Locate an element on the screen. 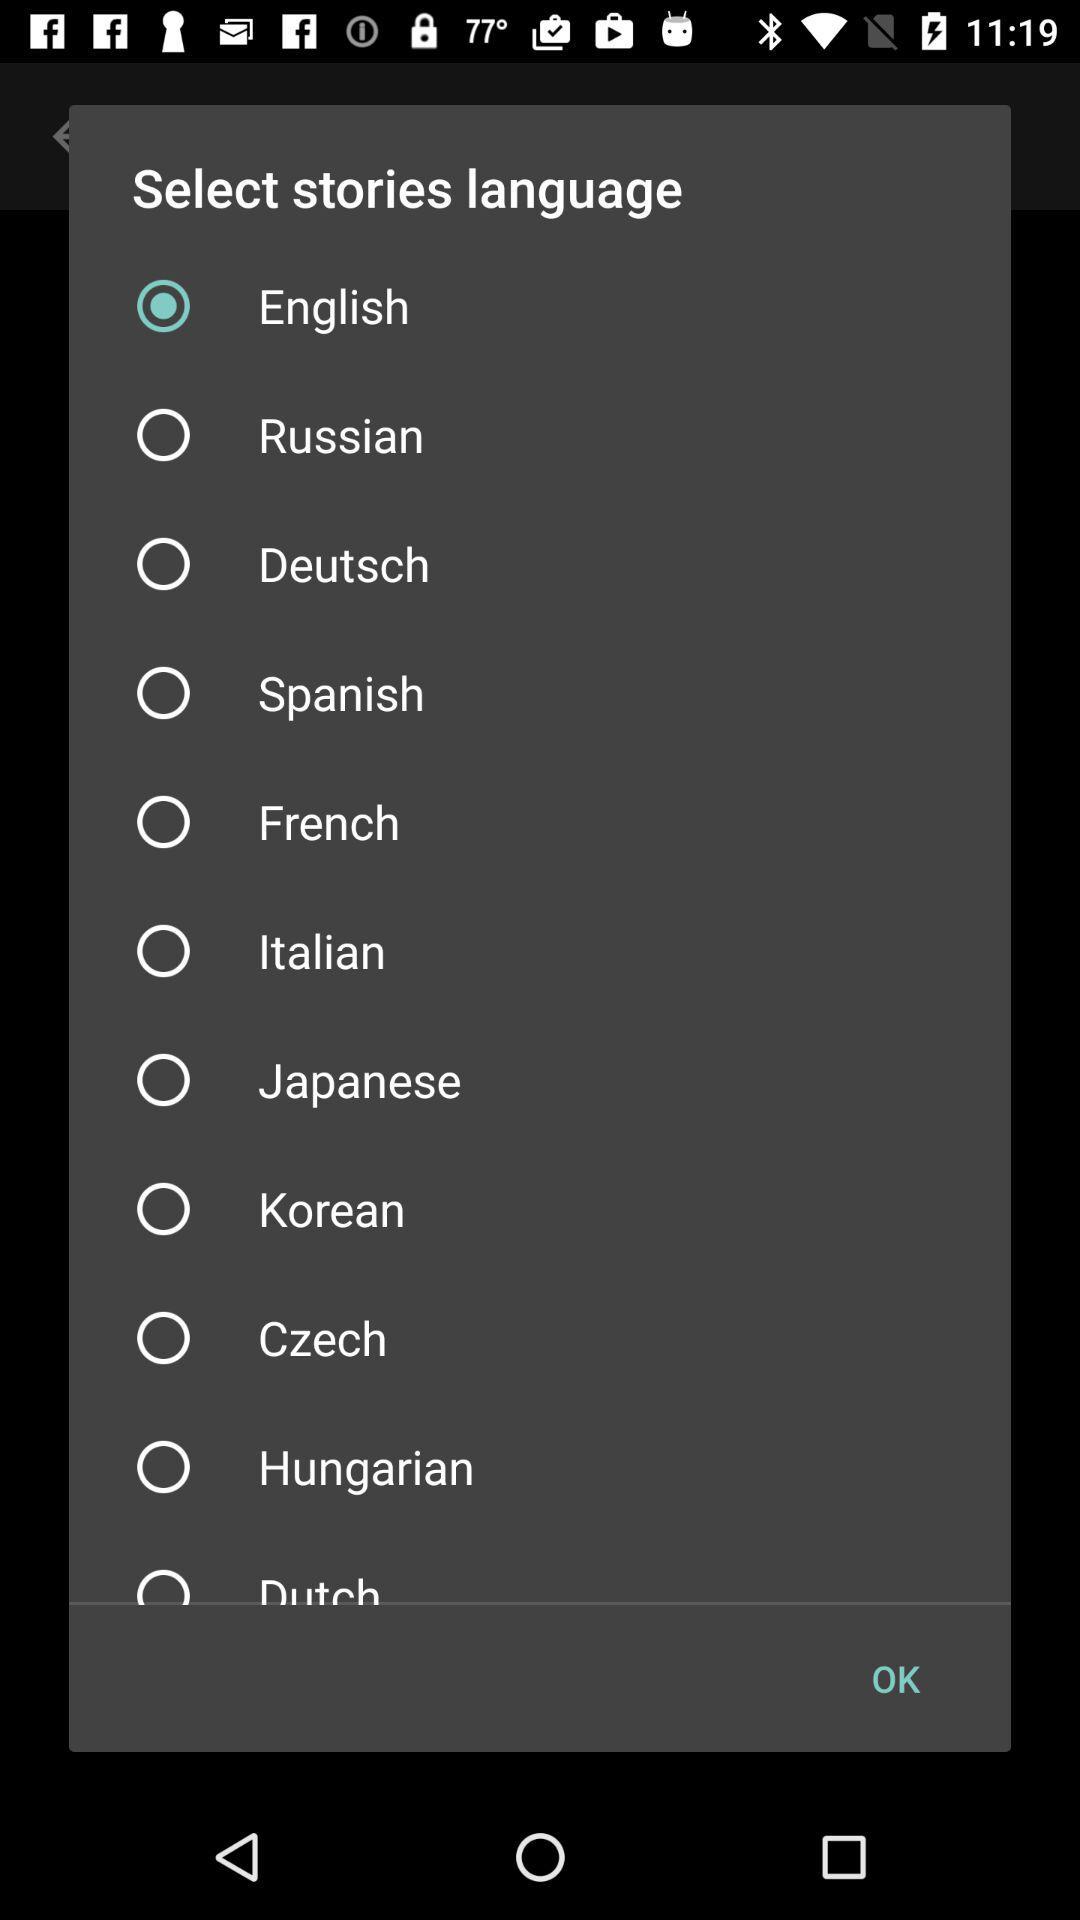 The width and height of the screenshot is (1080, 1920). the item at the bottom right corner is located at coordinates (894, 1678).